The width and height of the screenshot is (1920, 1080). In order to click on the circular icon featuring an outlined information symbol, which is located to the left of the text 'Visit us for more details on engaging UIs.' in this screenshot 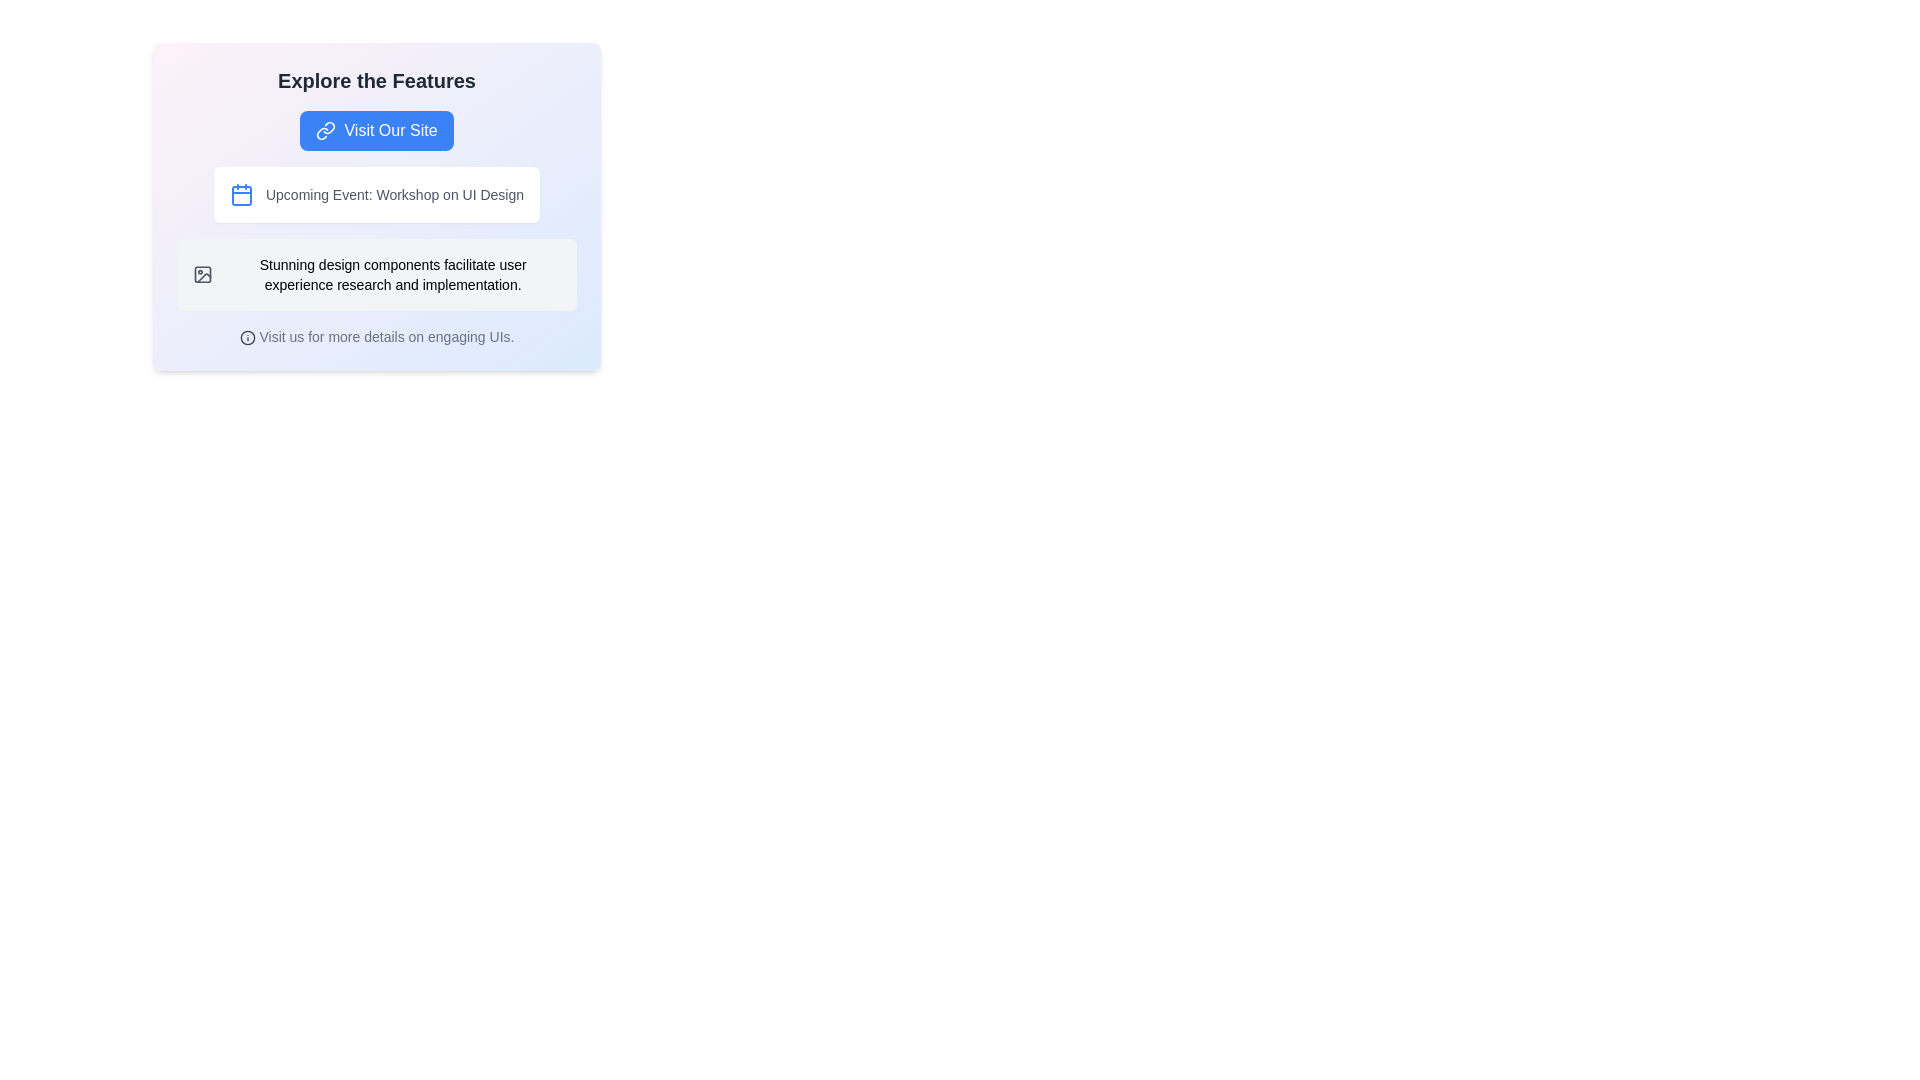, I will do `click(246, 337)`.